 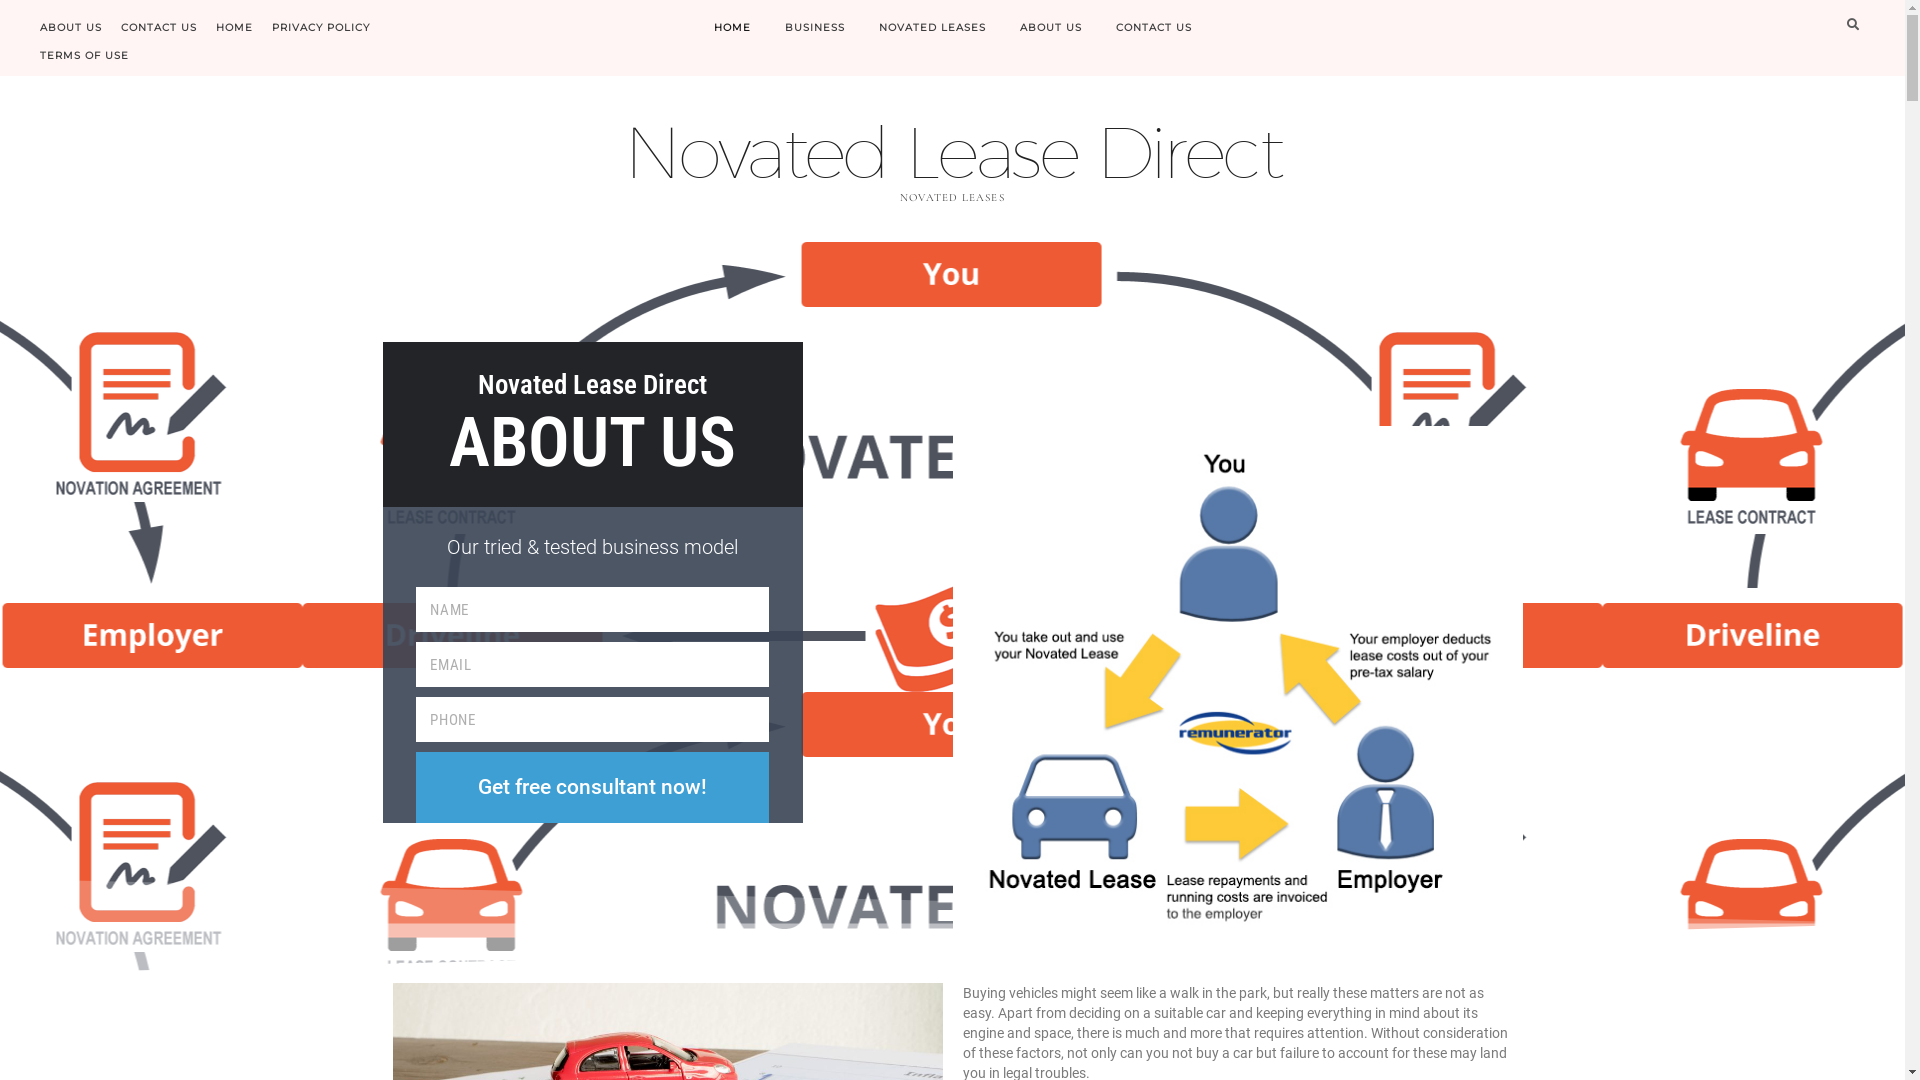 What do you see at coordinates (157, 23) in the screenshot?
I see `'CONTACT US'` at bounding box center [157, 23].